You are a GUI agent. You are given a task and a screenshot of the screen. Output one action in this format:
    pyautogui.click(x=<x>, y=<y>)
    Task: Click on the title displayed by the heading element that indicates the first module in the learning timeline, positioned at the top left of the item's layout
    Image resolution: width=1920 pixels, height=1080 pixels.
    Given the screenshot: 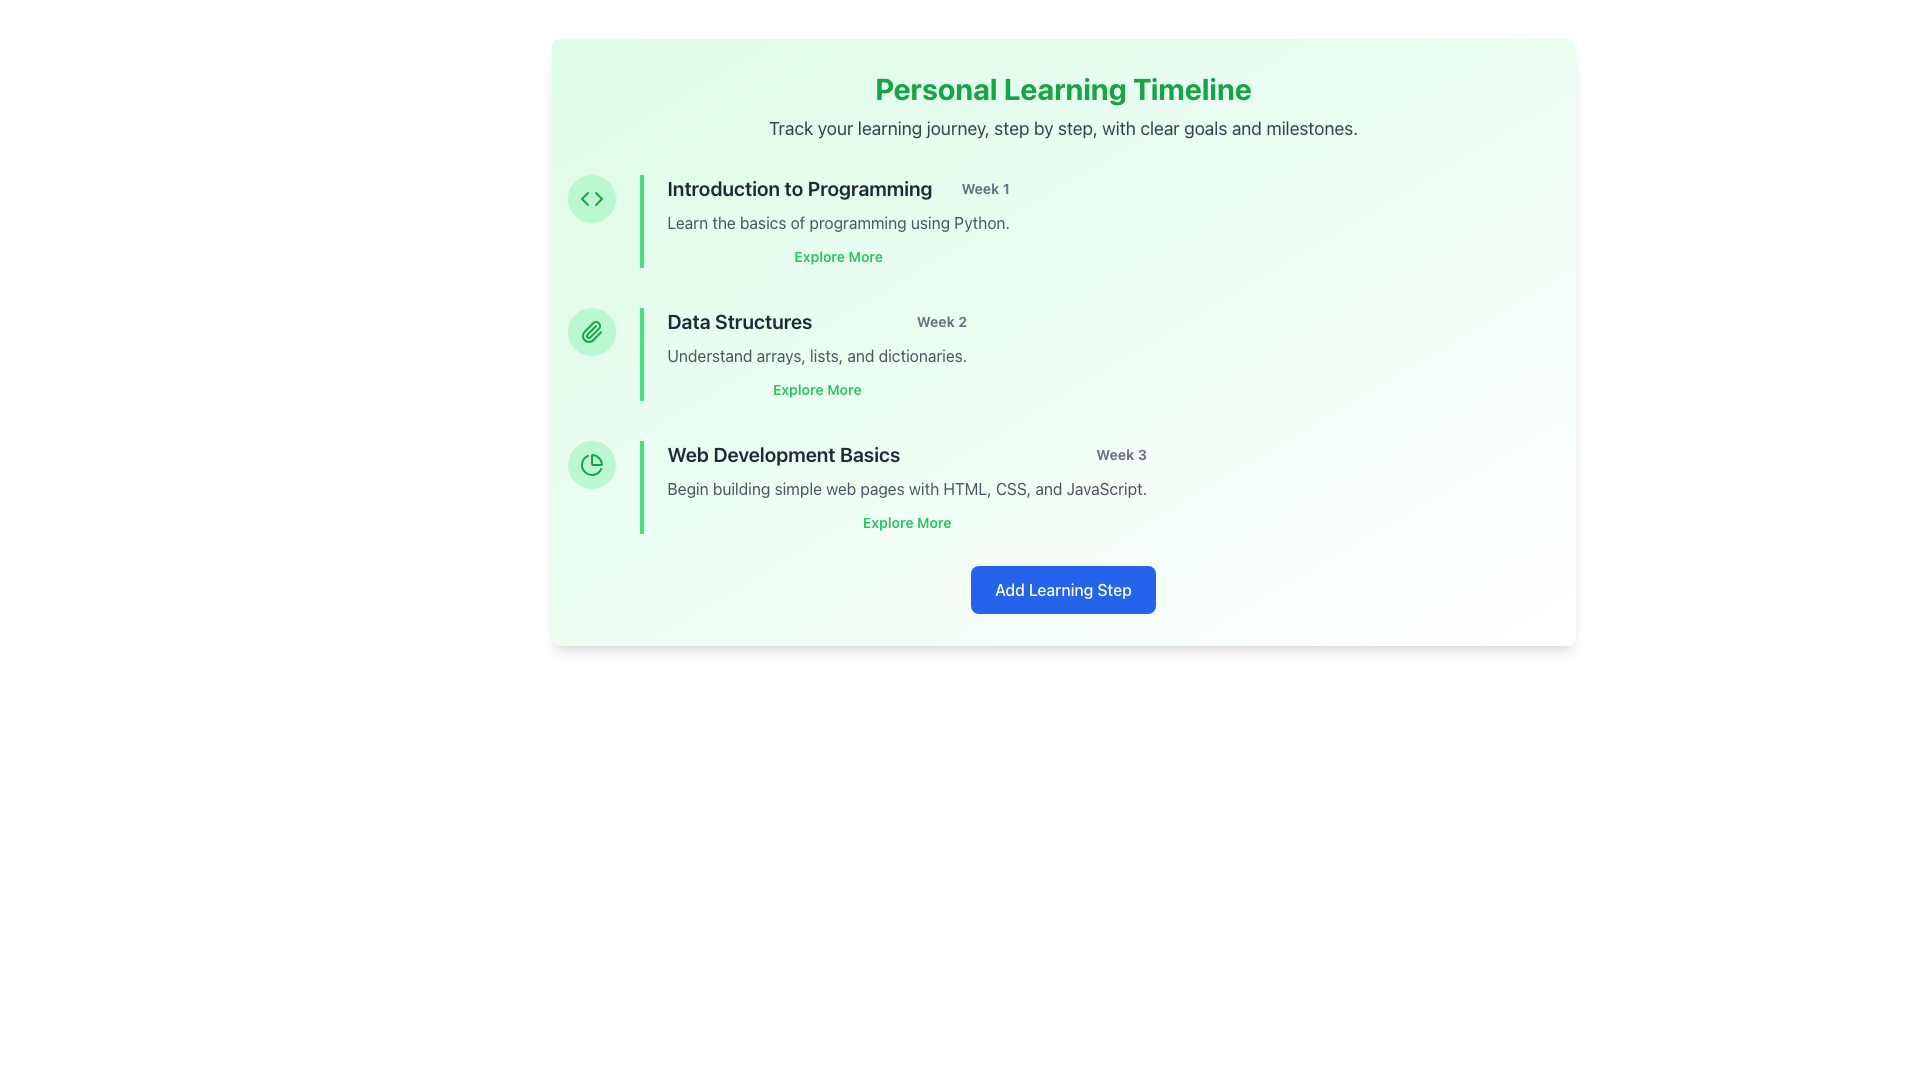 What is the action you would take?
    pyautogui.click(x=800, y=189)
    